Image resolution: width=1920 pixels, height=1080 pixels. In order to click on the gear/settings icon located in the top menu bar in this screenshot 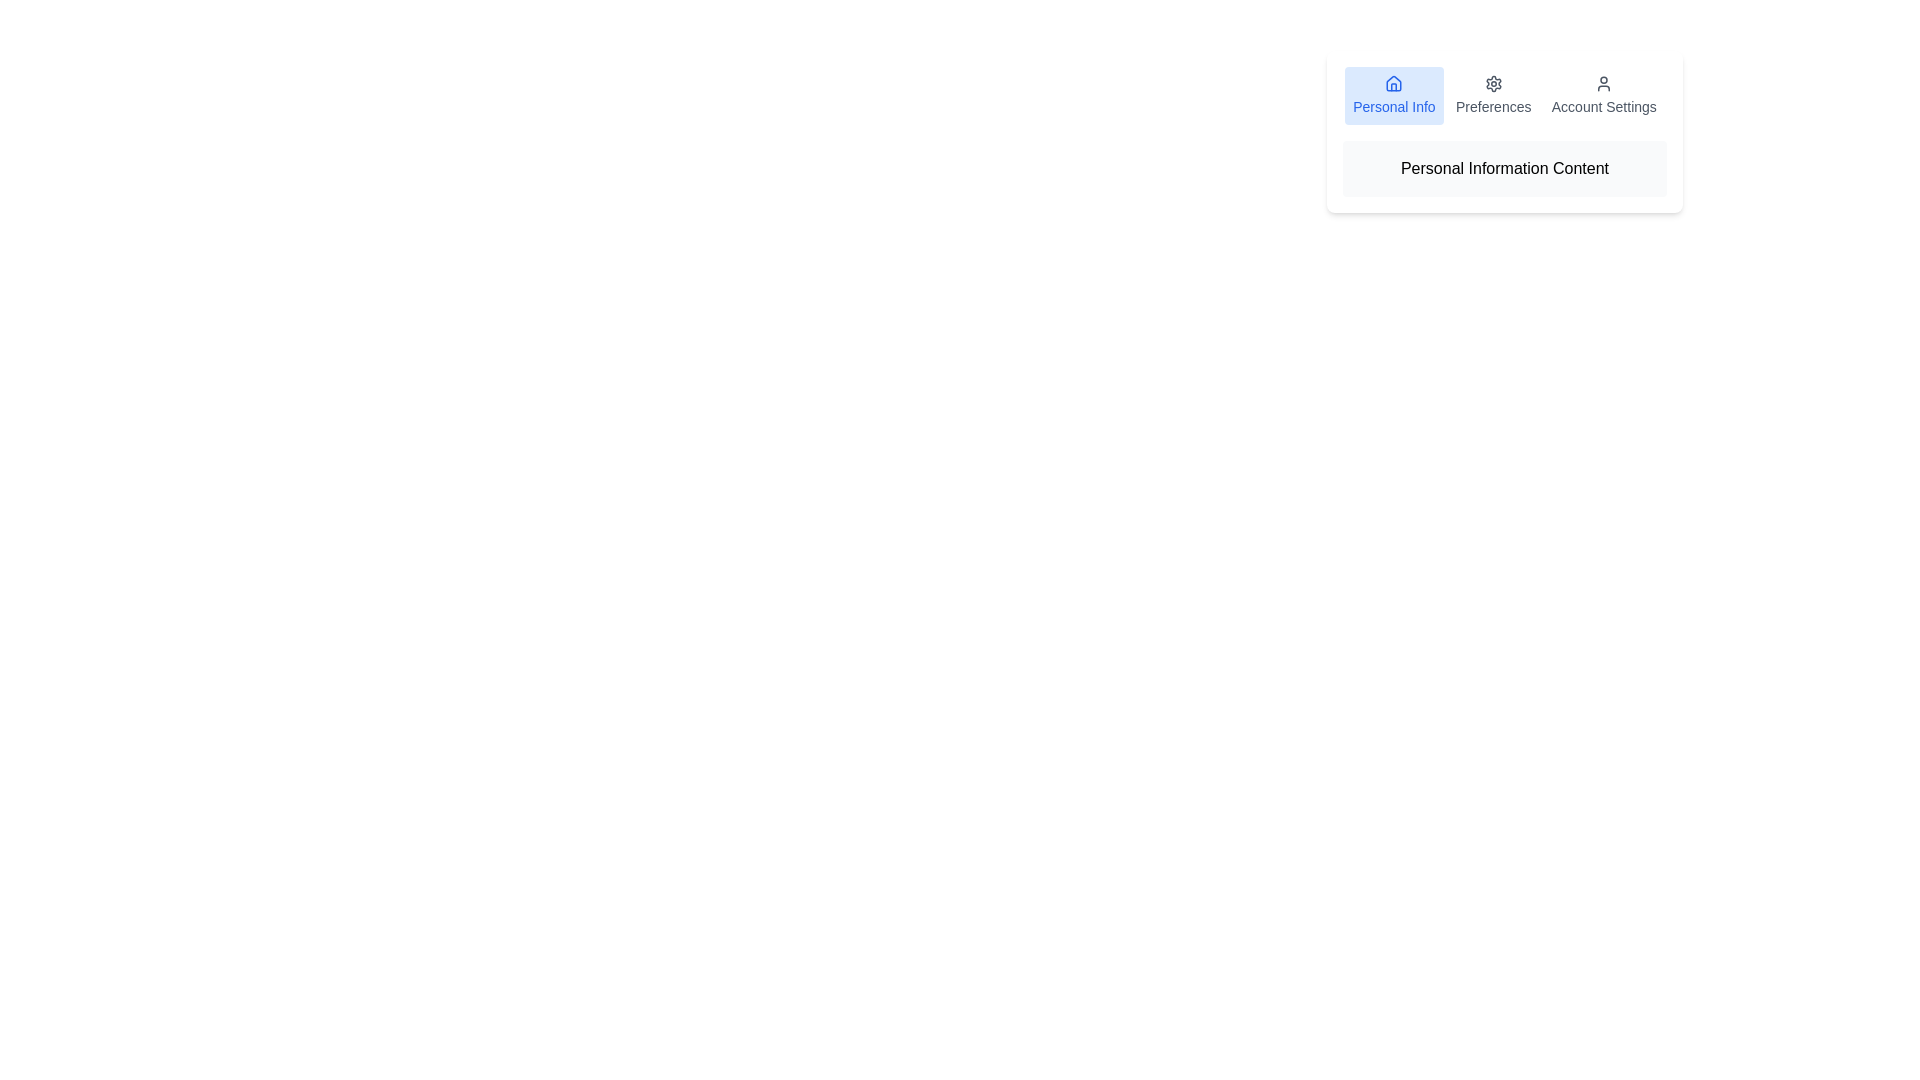, I will do `click(1493, 83)`.